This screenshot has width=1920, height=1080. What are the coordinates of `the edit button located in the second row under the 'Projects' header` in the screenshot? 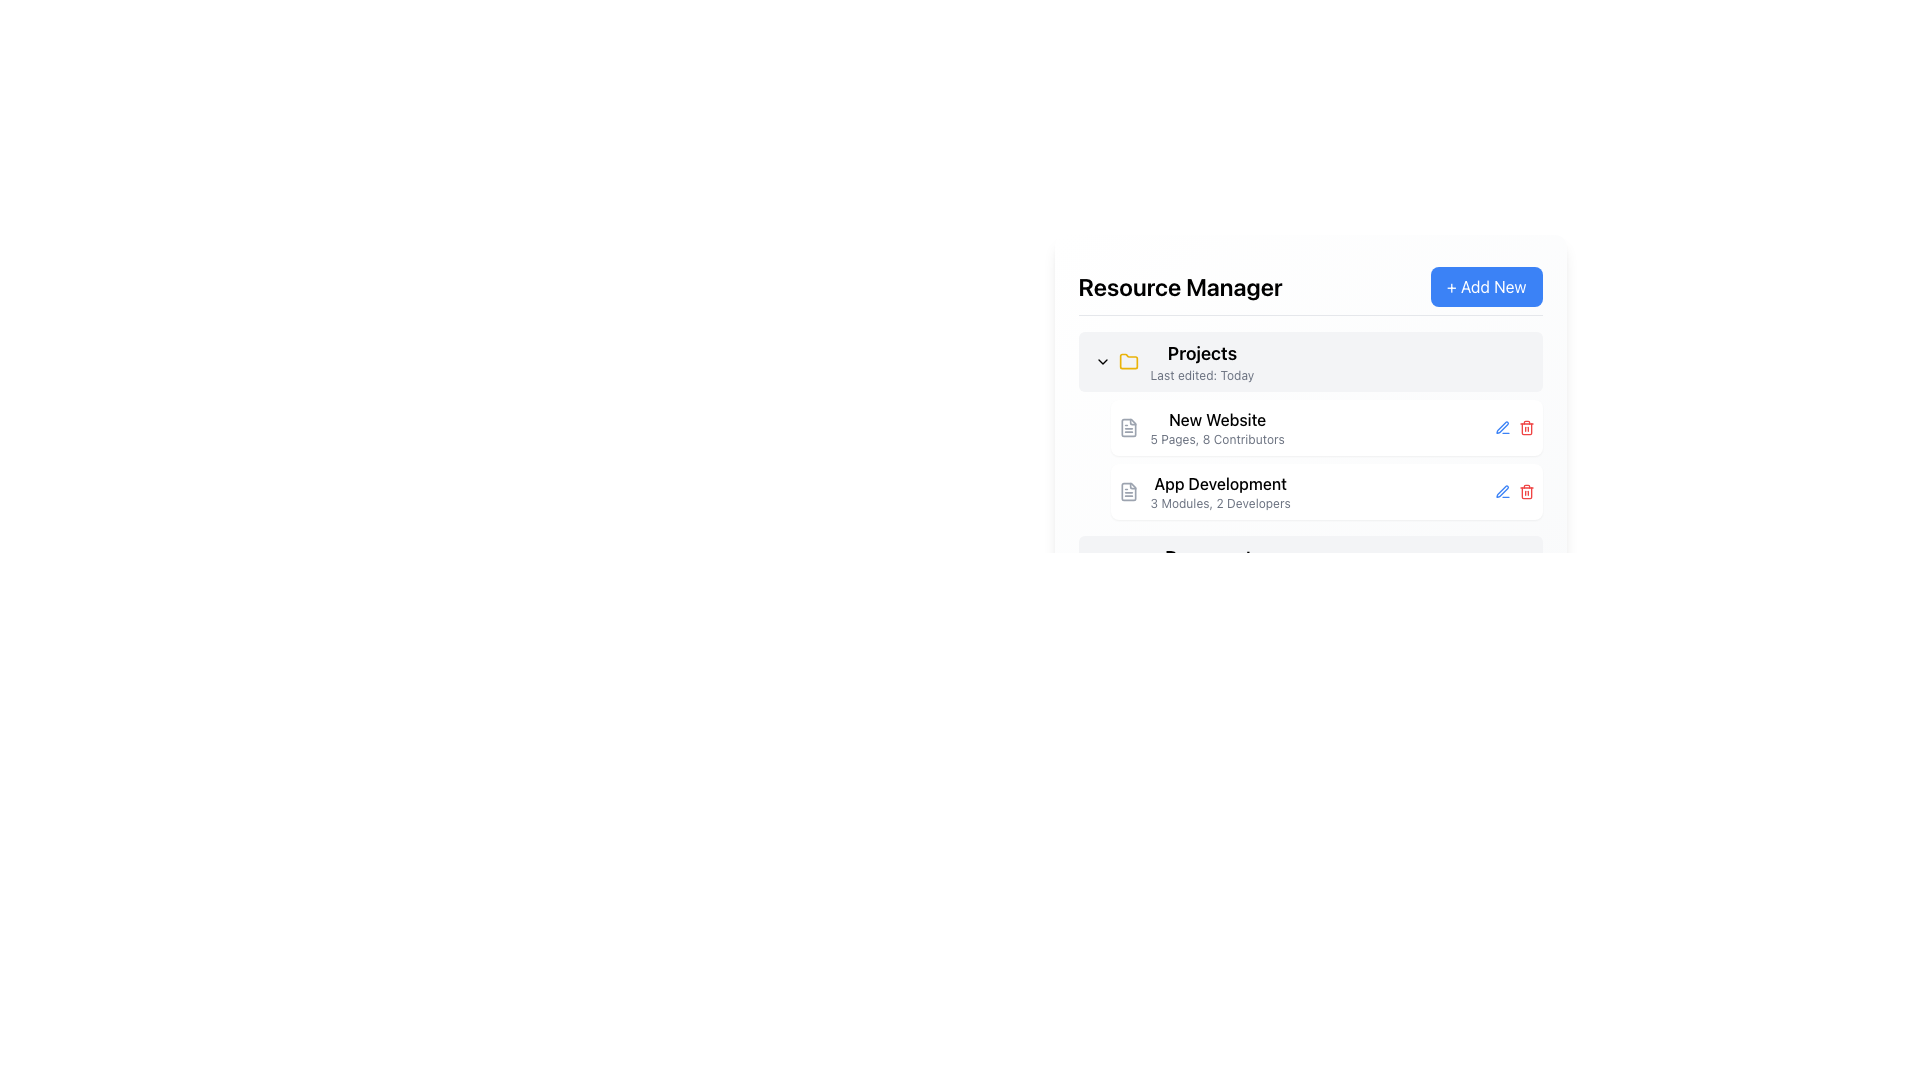 It's located at (1502, 427).